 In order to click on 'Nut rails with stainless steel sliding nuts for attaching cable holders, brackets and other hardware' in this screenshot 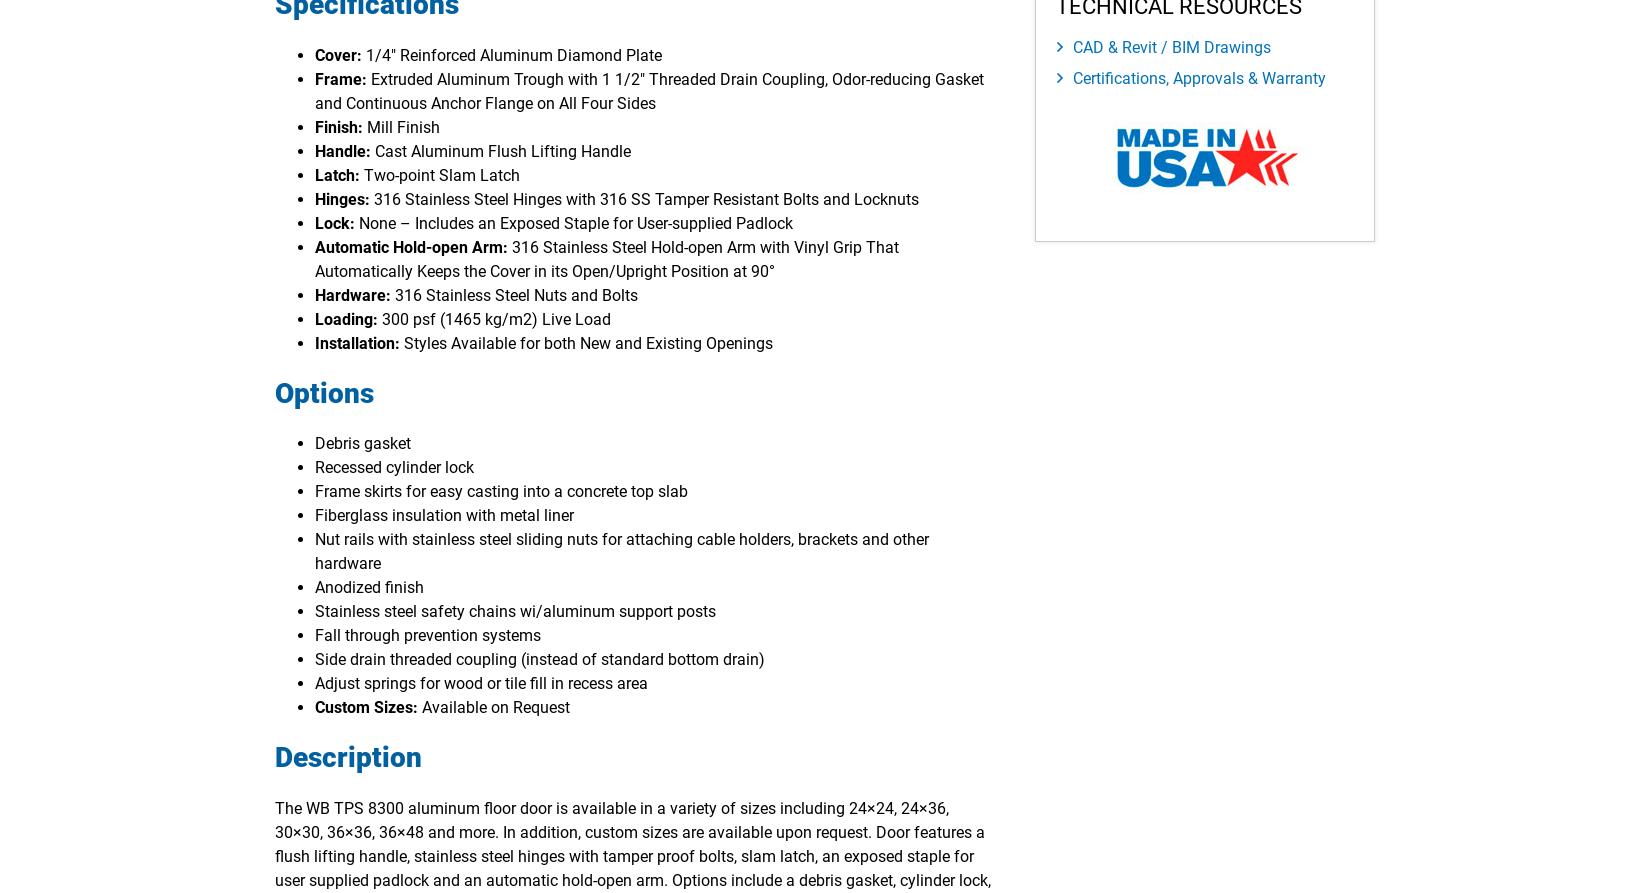, I will do `click(314, 550)`.